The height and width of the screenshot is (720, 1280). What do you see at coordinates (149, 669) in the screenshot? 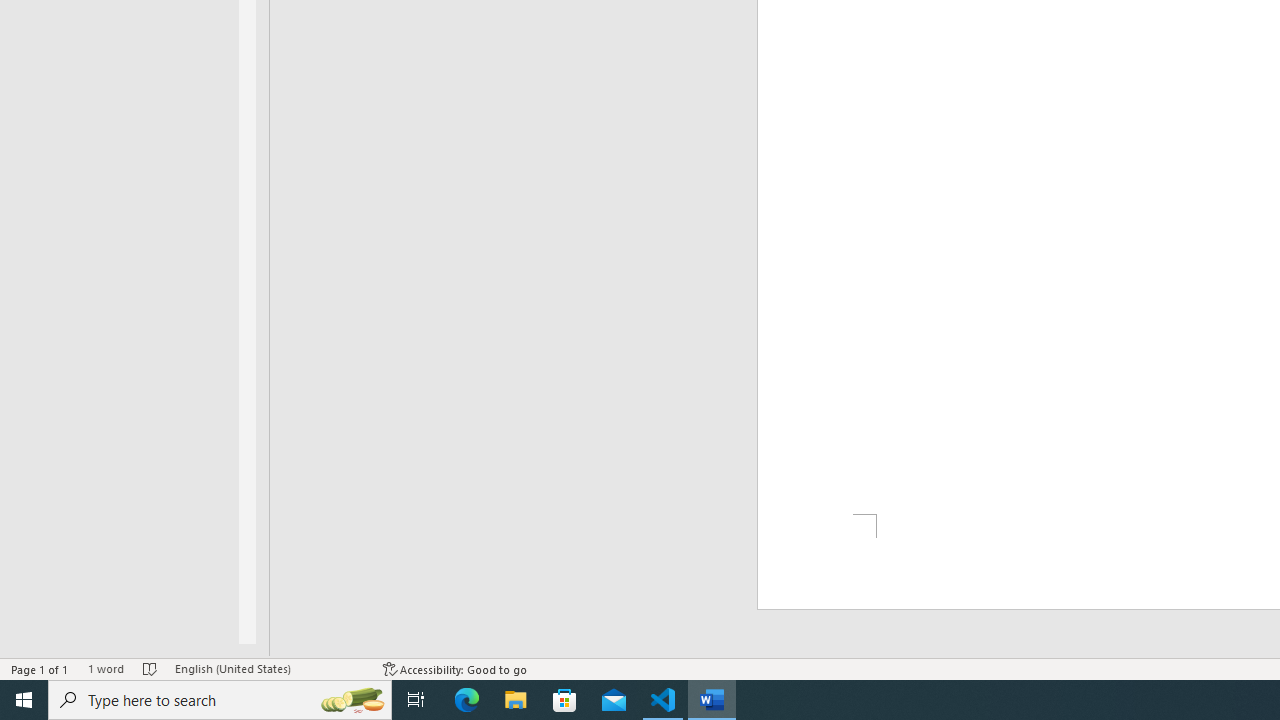
I see `'Spelling and Grammar Check No Errors'` at bounding box center [149, 669].